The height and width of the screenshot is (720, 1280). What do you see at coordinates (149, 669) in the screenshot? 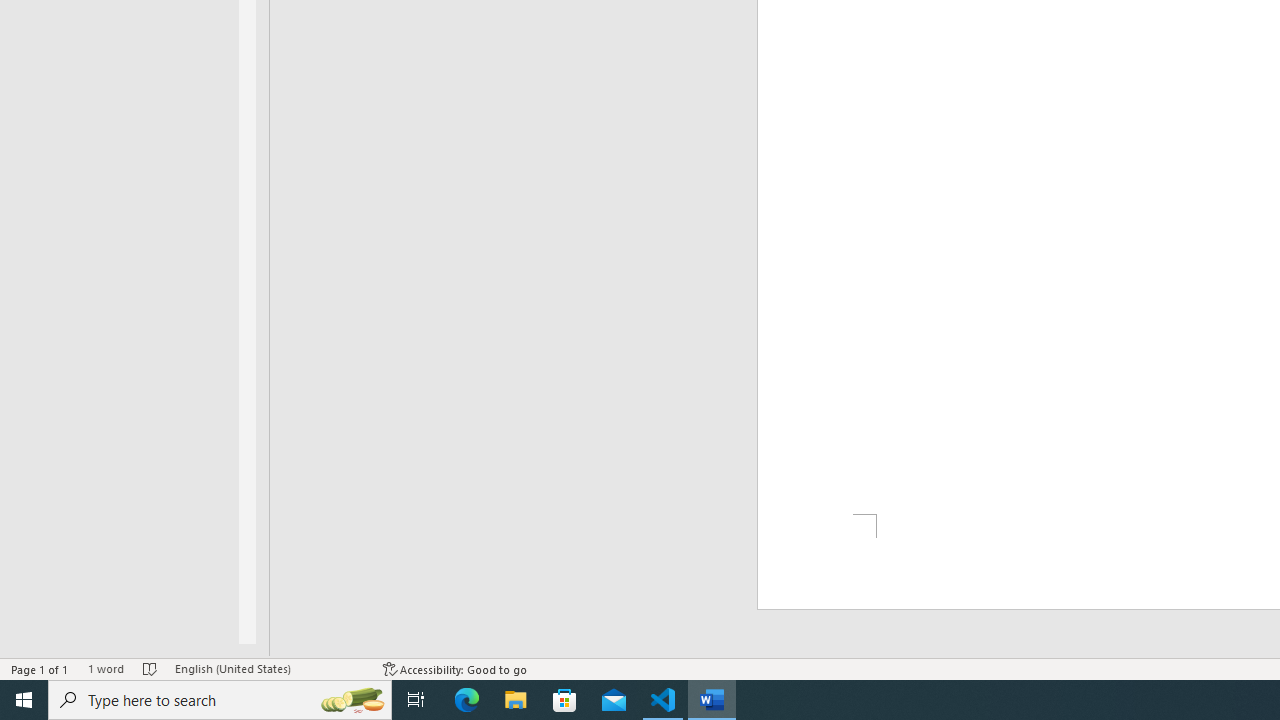
I see `'Spelling and Grammar Check No Errors'` at bounding box center [149, 669].